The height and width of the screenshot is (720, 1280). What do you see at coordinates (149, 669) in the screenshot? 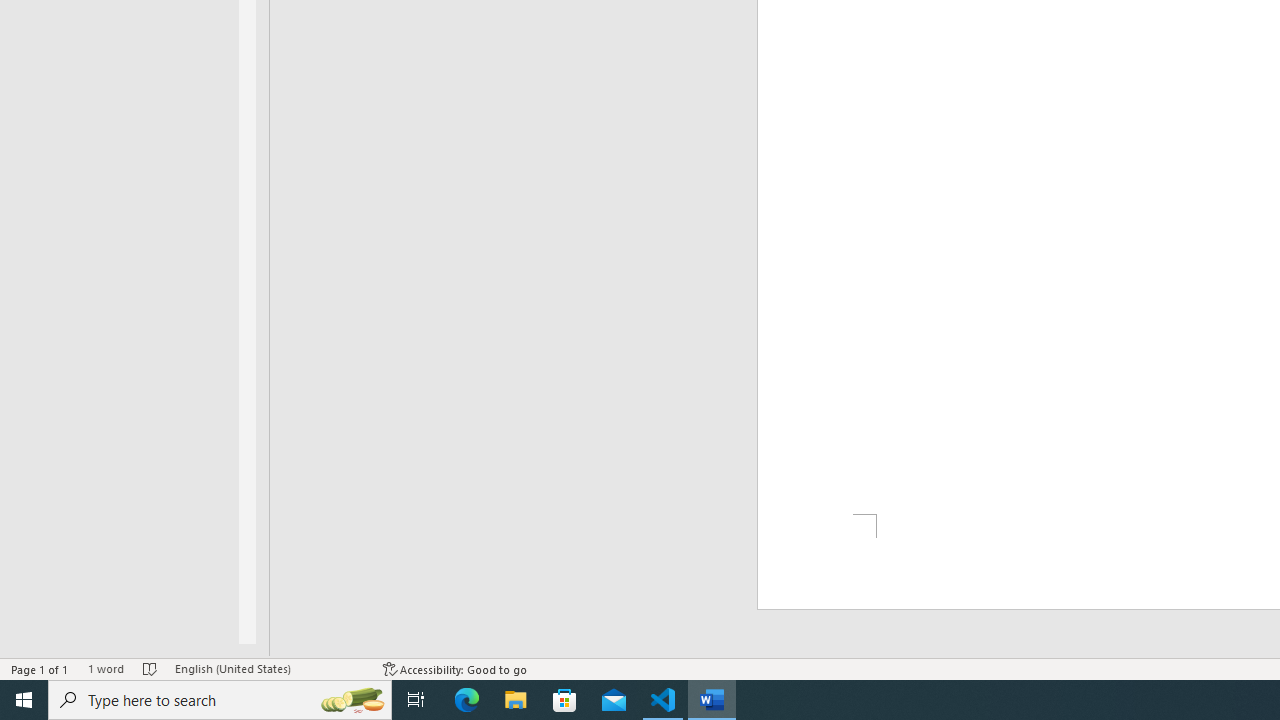
I see `'Spelling and Grammar Check No Errors'` at bounding box center [149, 669].